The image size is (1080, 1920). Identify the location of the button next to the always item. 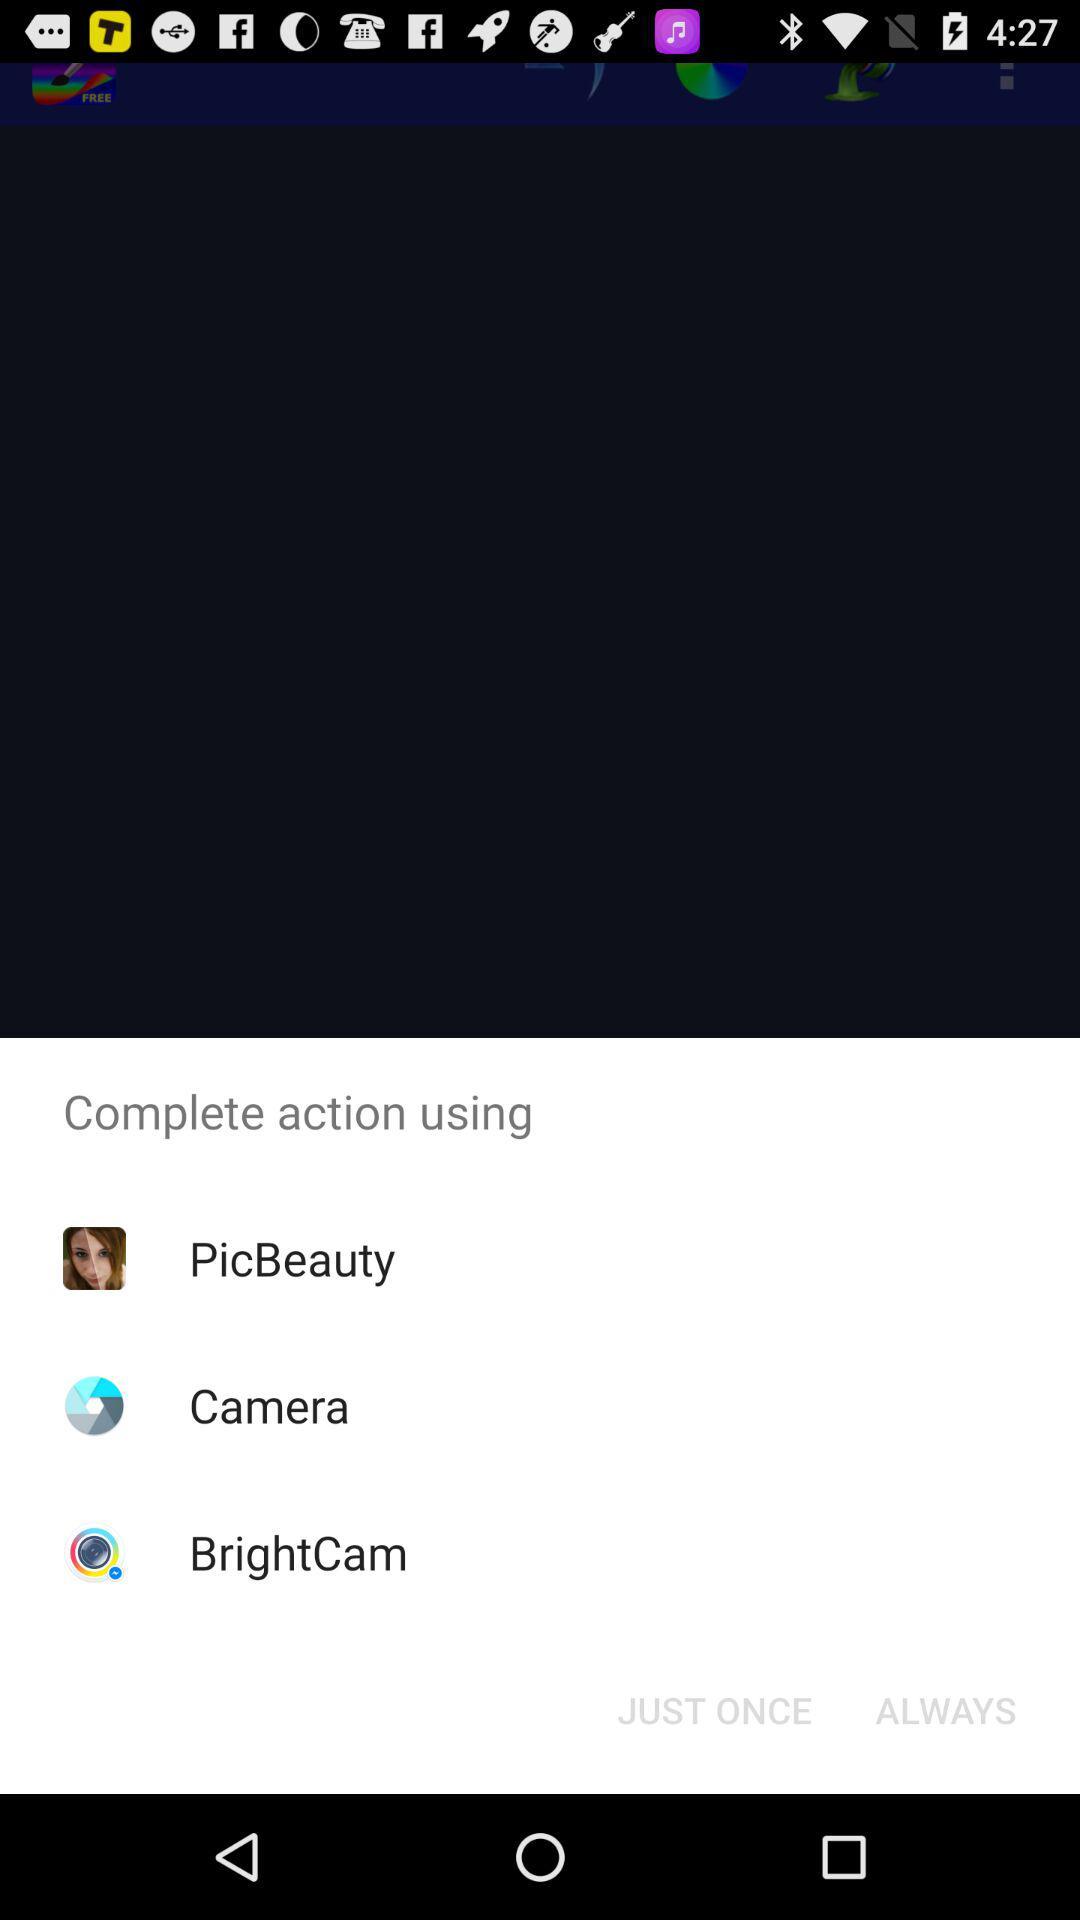
(713, 1708).